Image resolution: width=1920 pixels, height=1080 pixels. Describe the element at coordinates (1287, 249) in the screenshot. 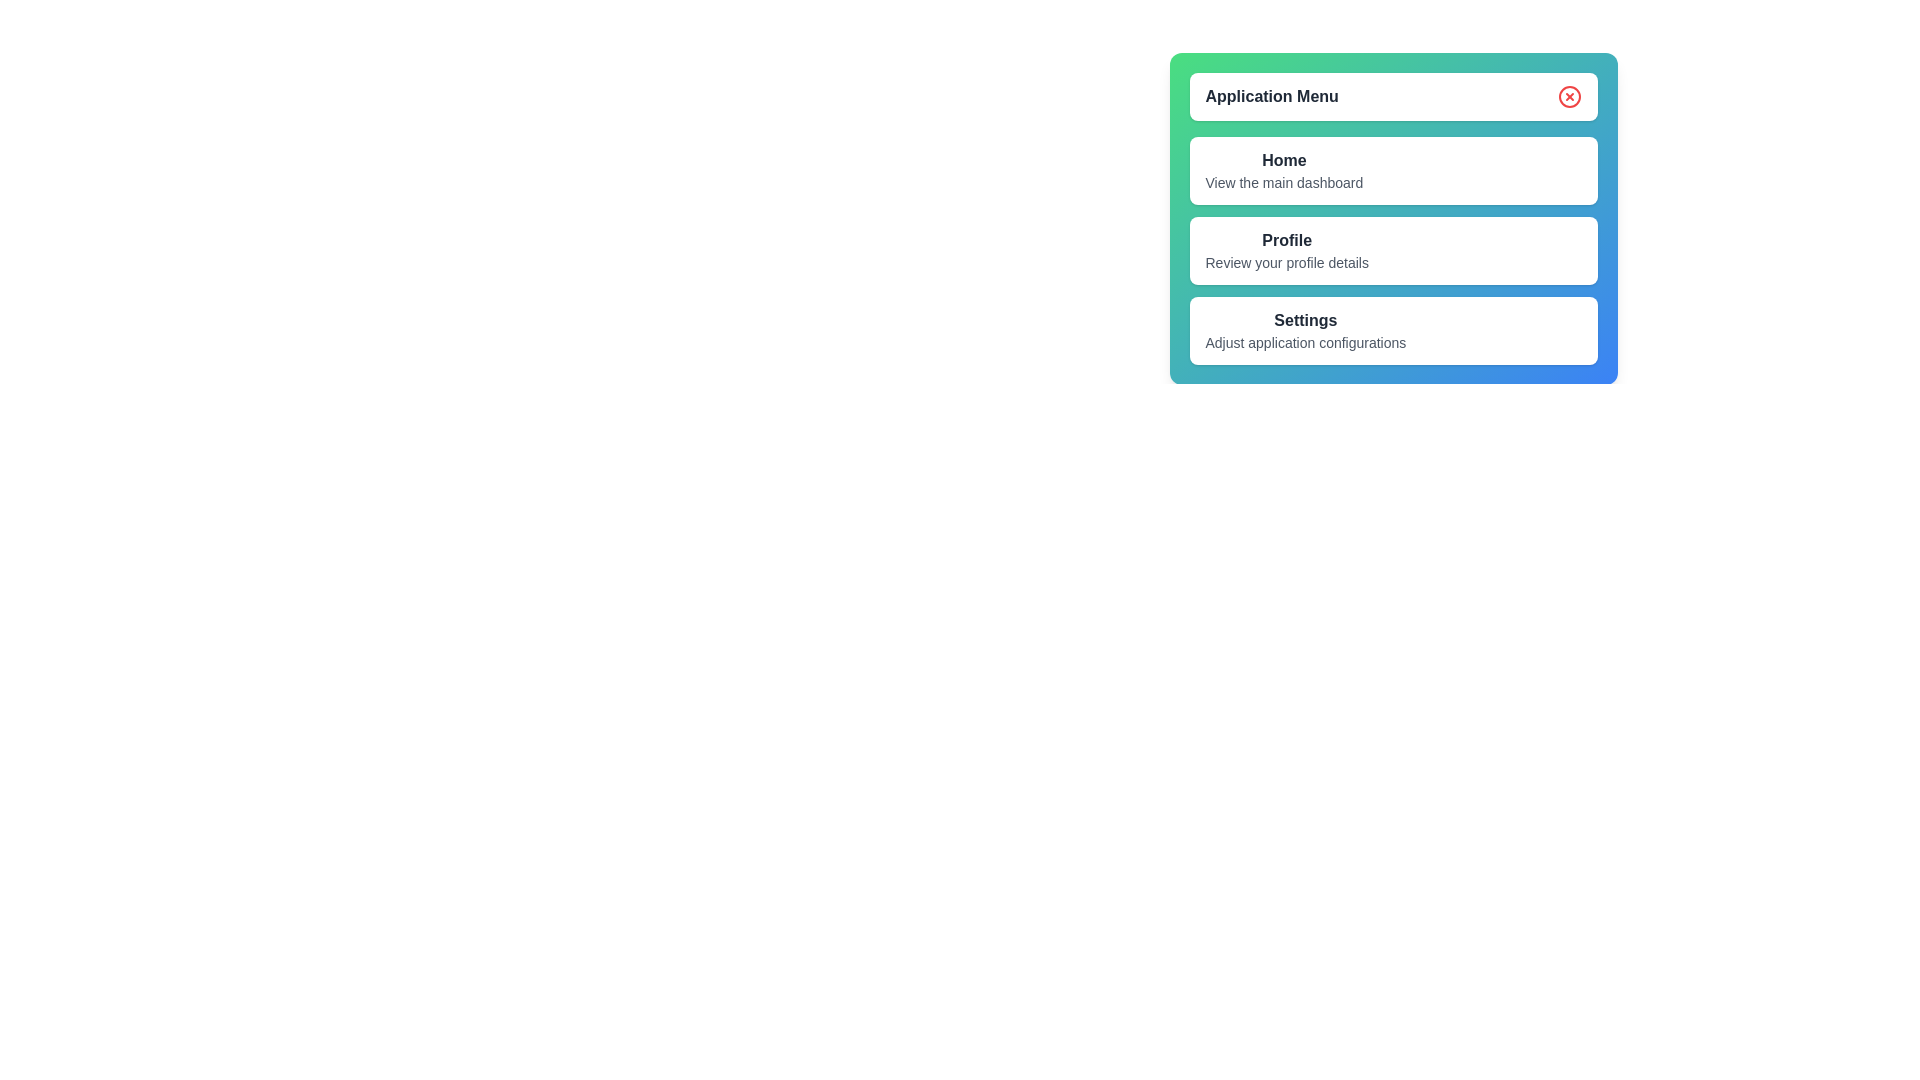

I see `the menu item Profile to navigate to its section` at that location.